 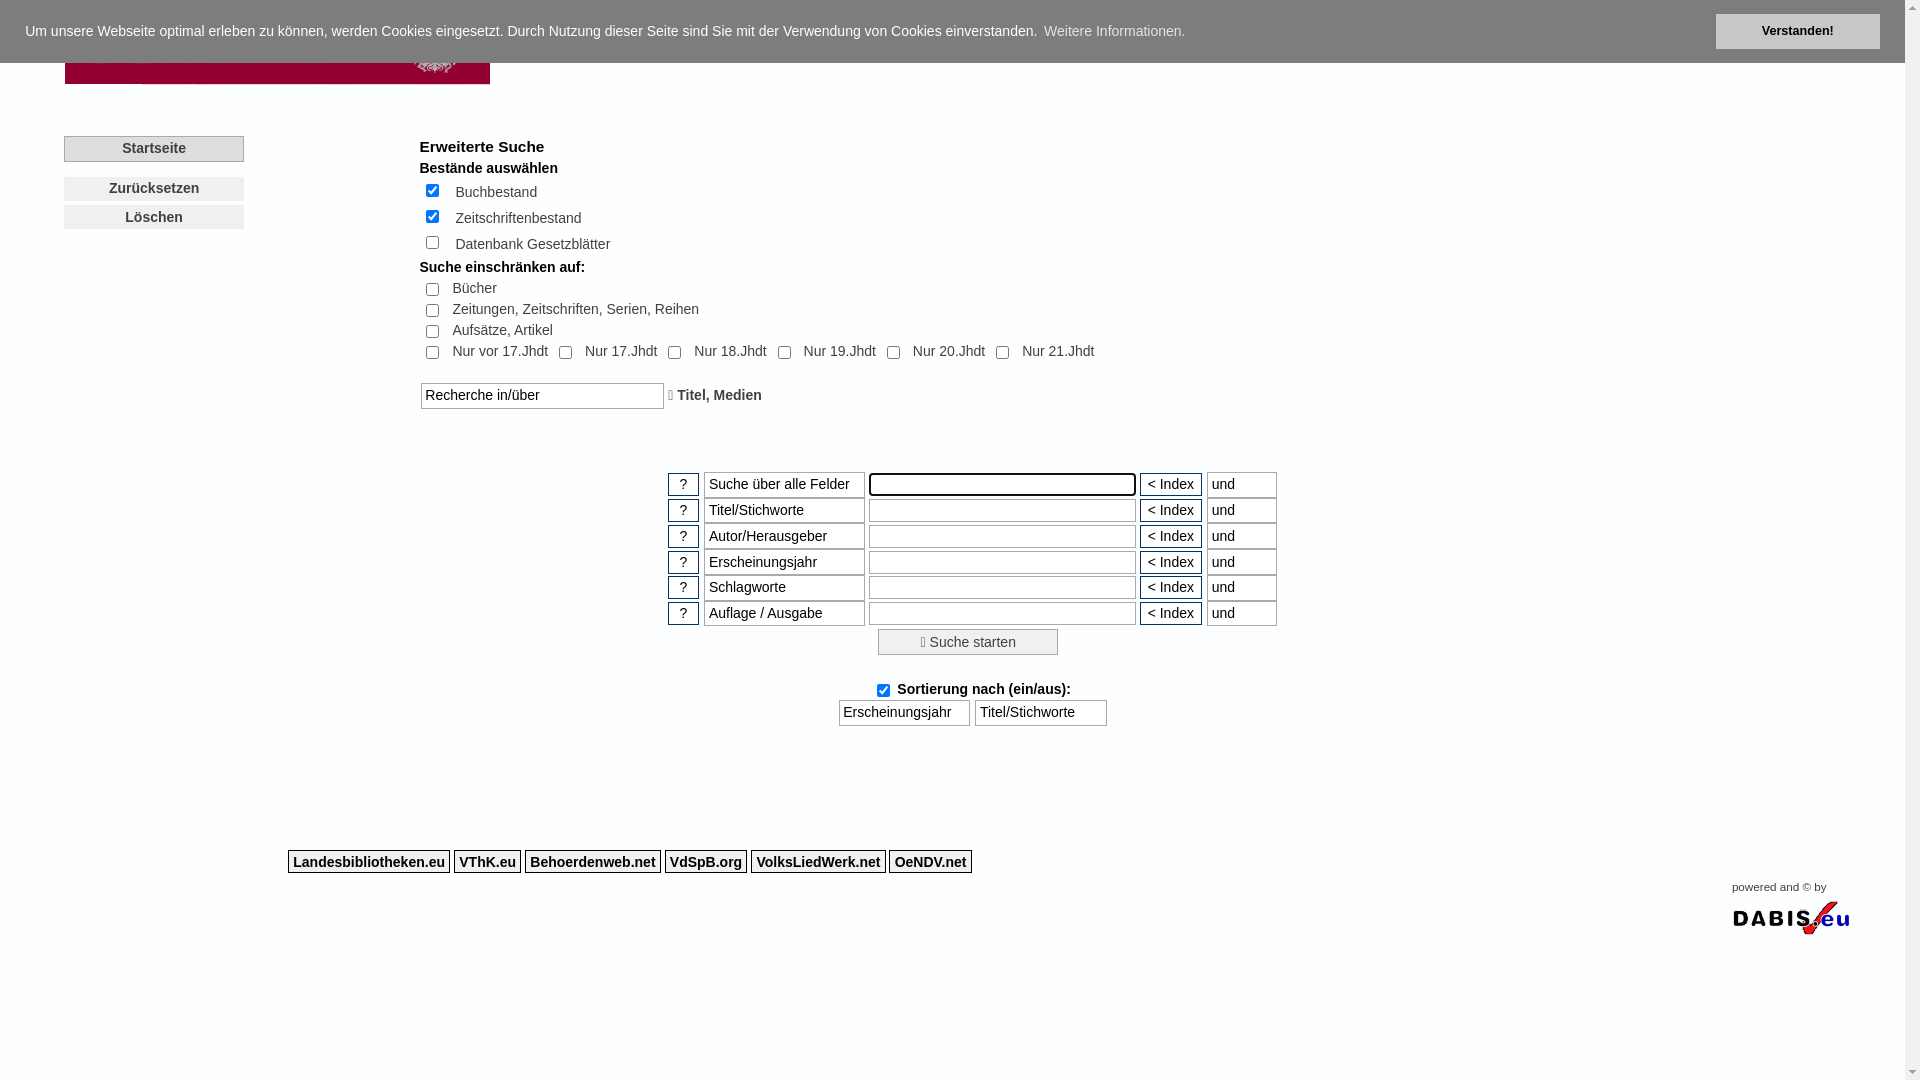 I want to click on '< Index', so click(x=1171, y=535).